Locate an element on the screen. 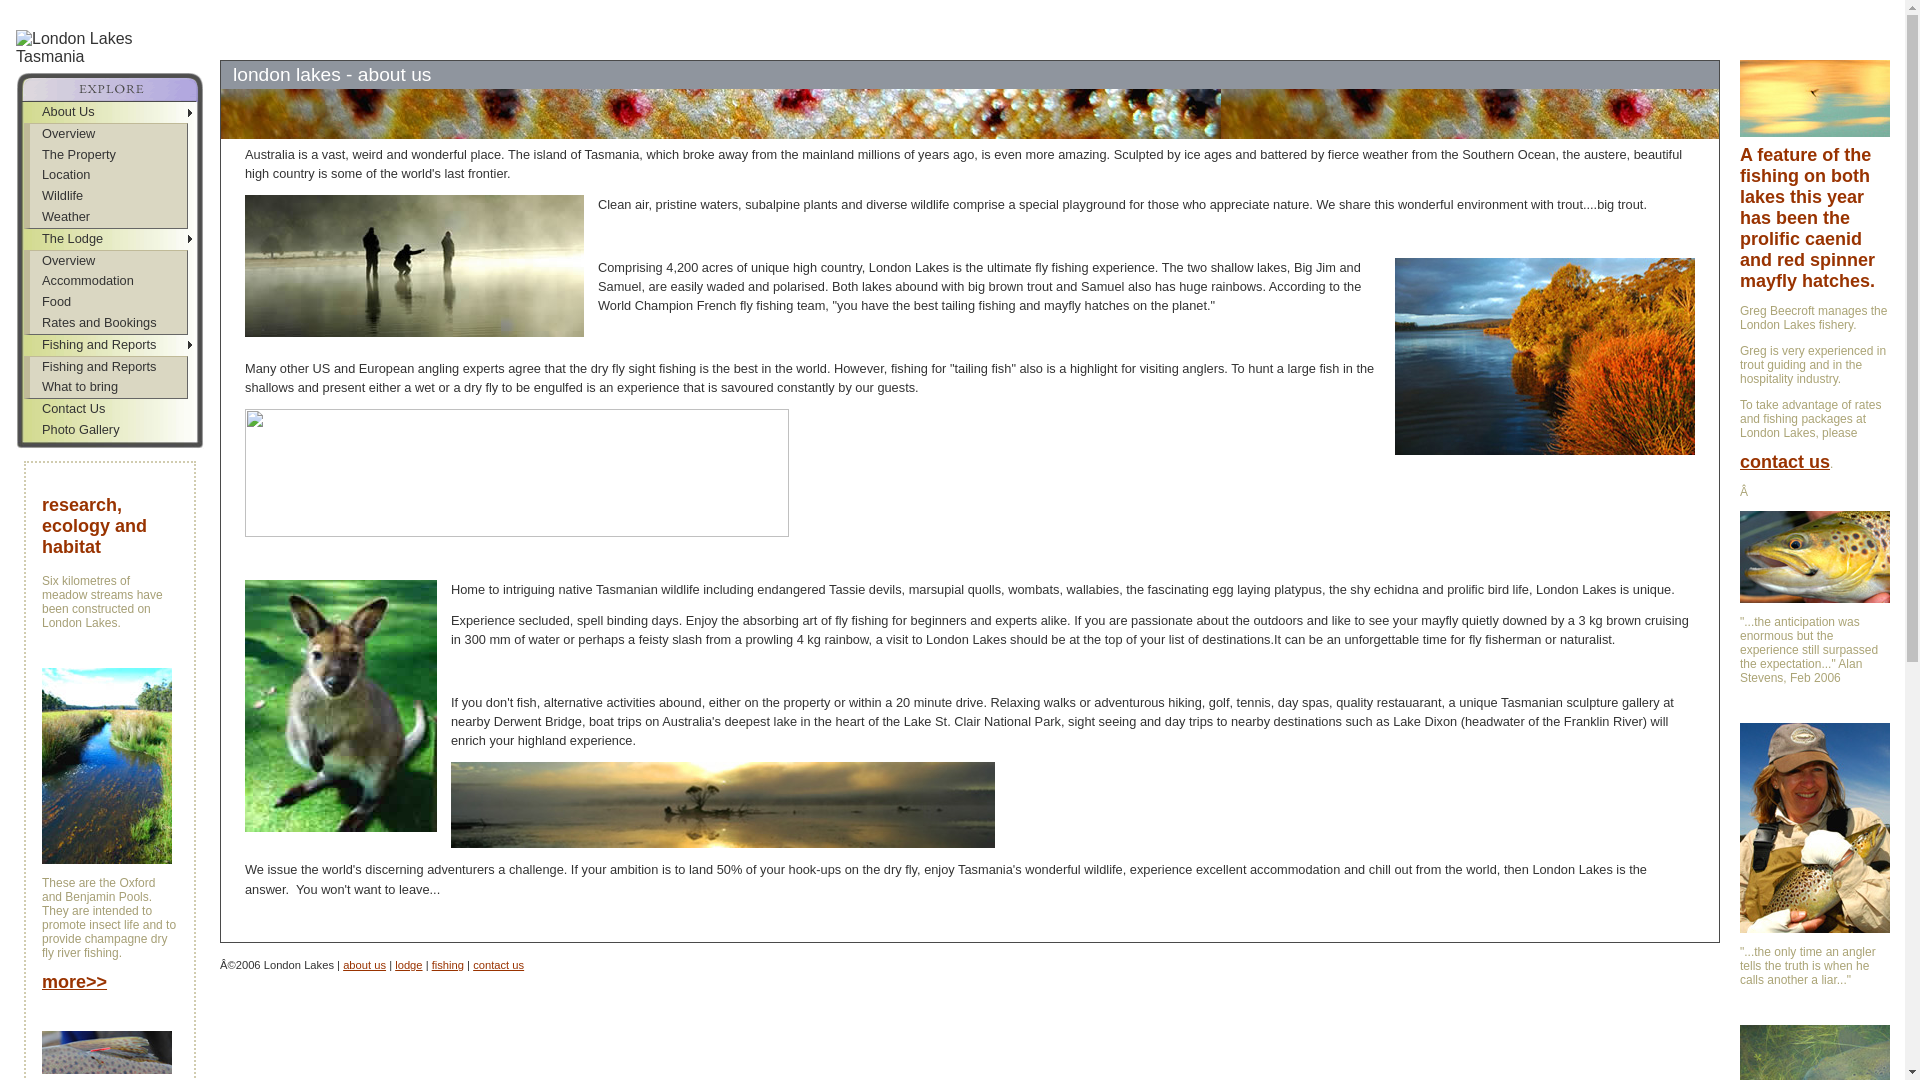 The height and width of the screenshot is (1080, 1920). 'lodge' is located at coordinates (407, 963).